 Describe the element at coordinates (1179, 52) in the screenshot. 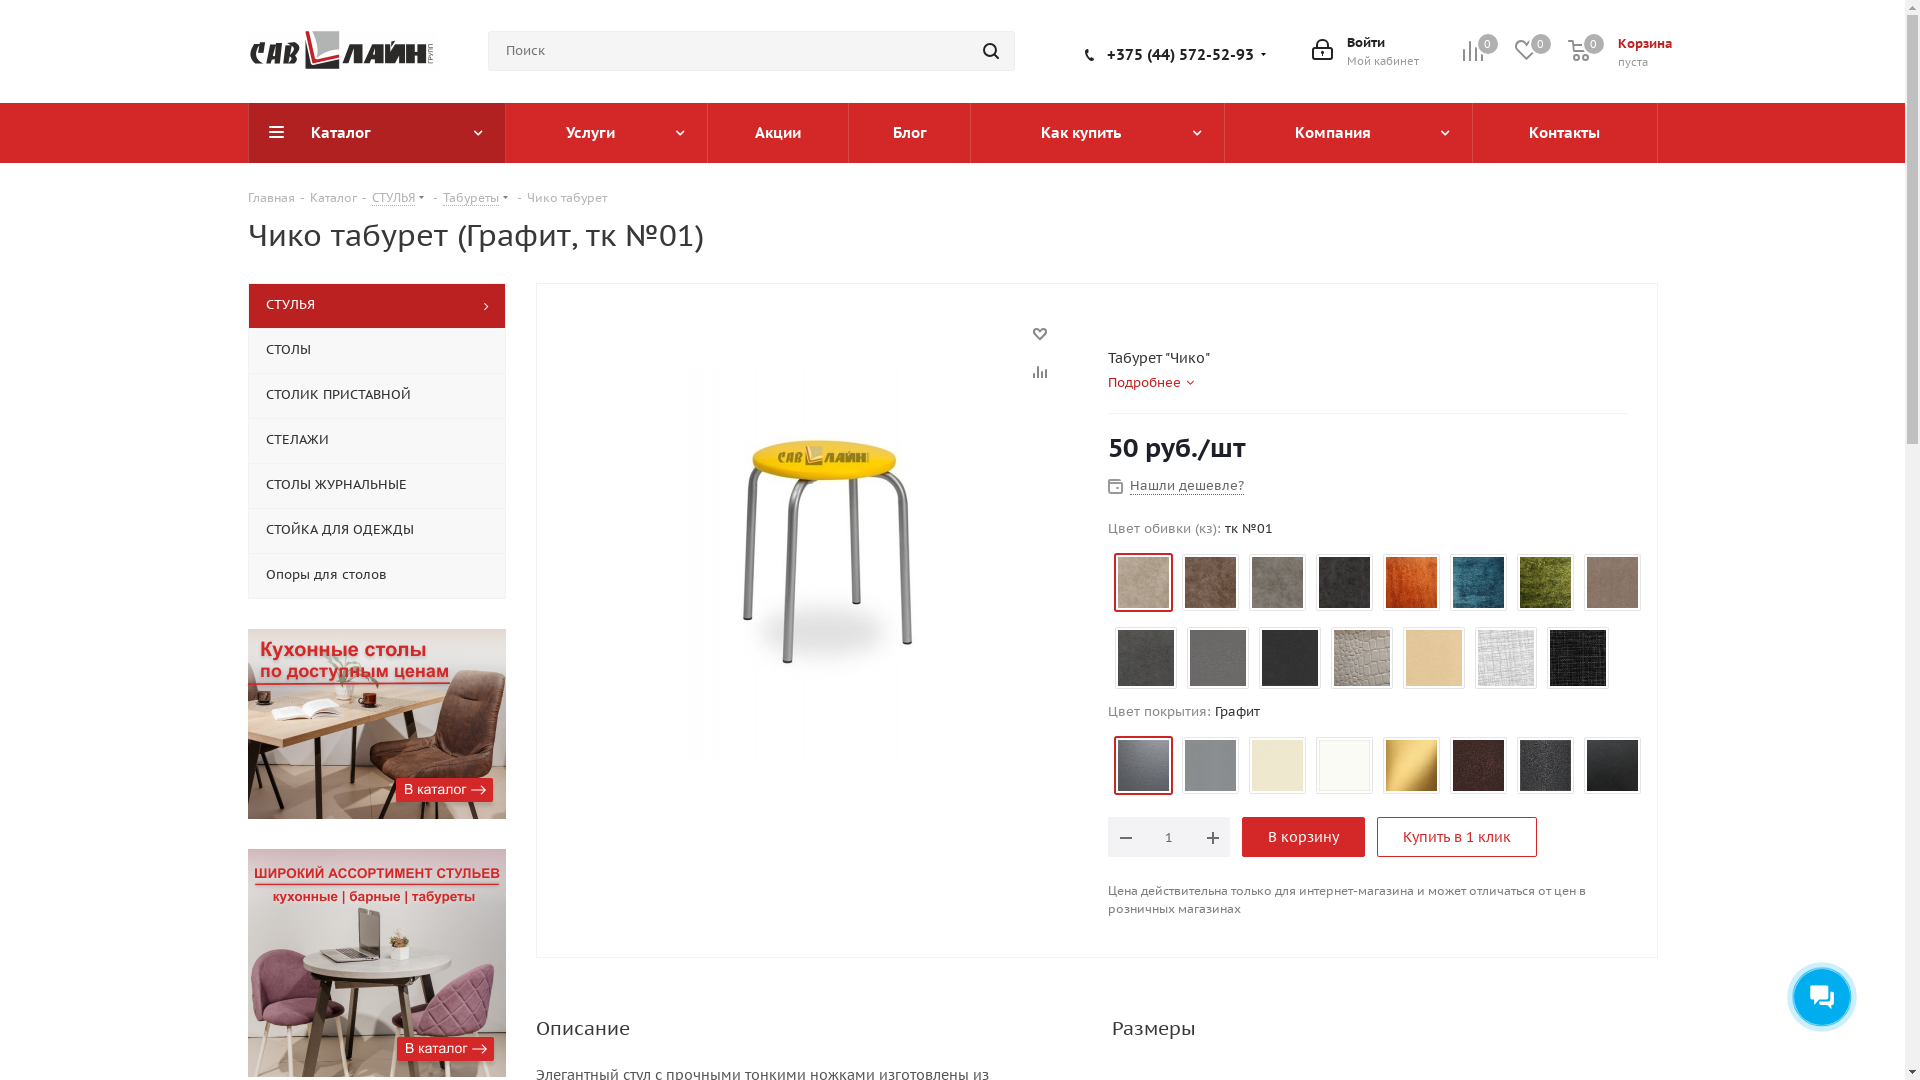

I see `'+375 (44) 572-52-93'` at that location.